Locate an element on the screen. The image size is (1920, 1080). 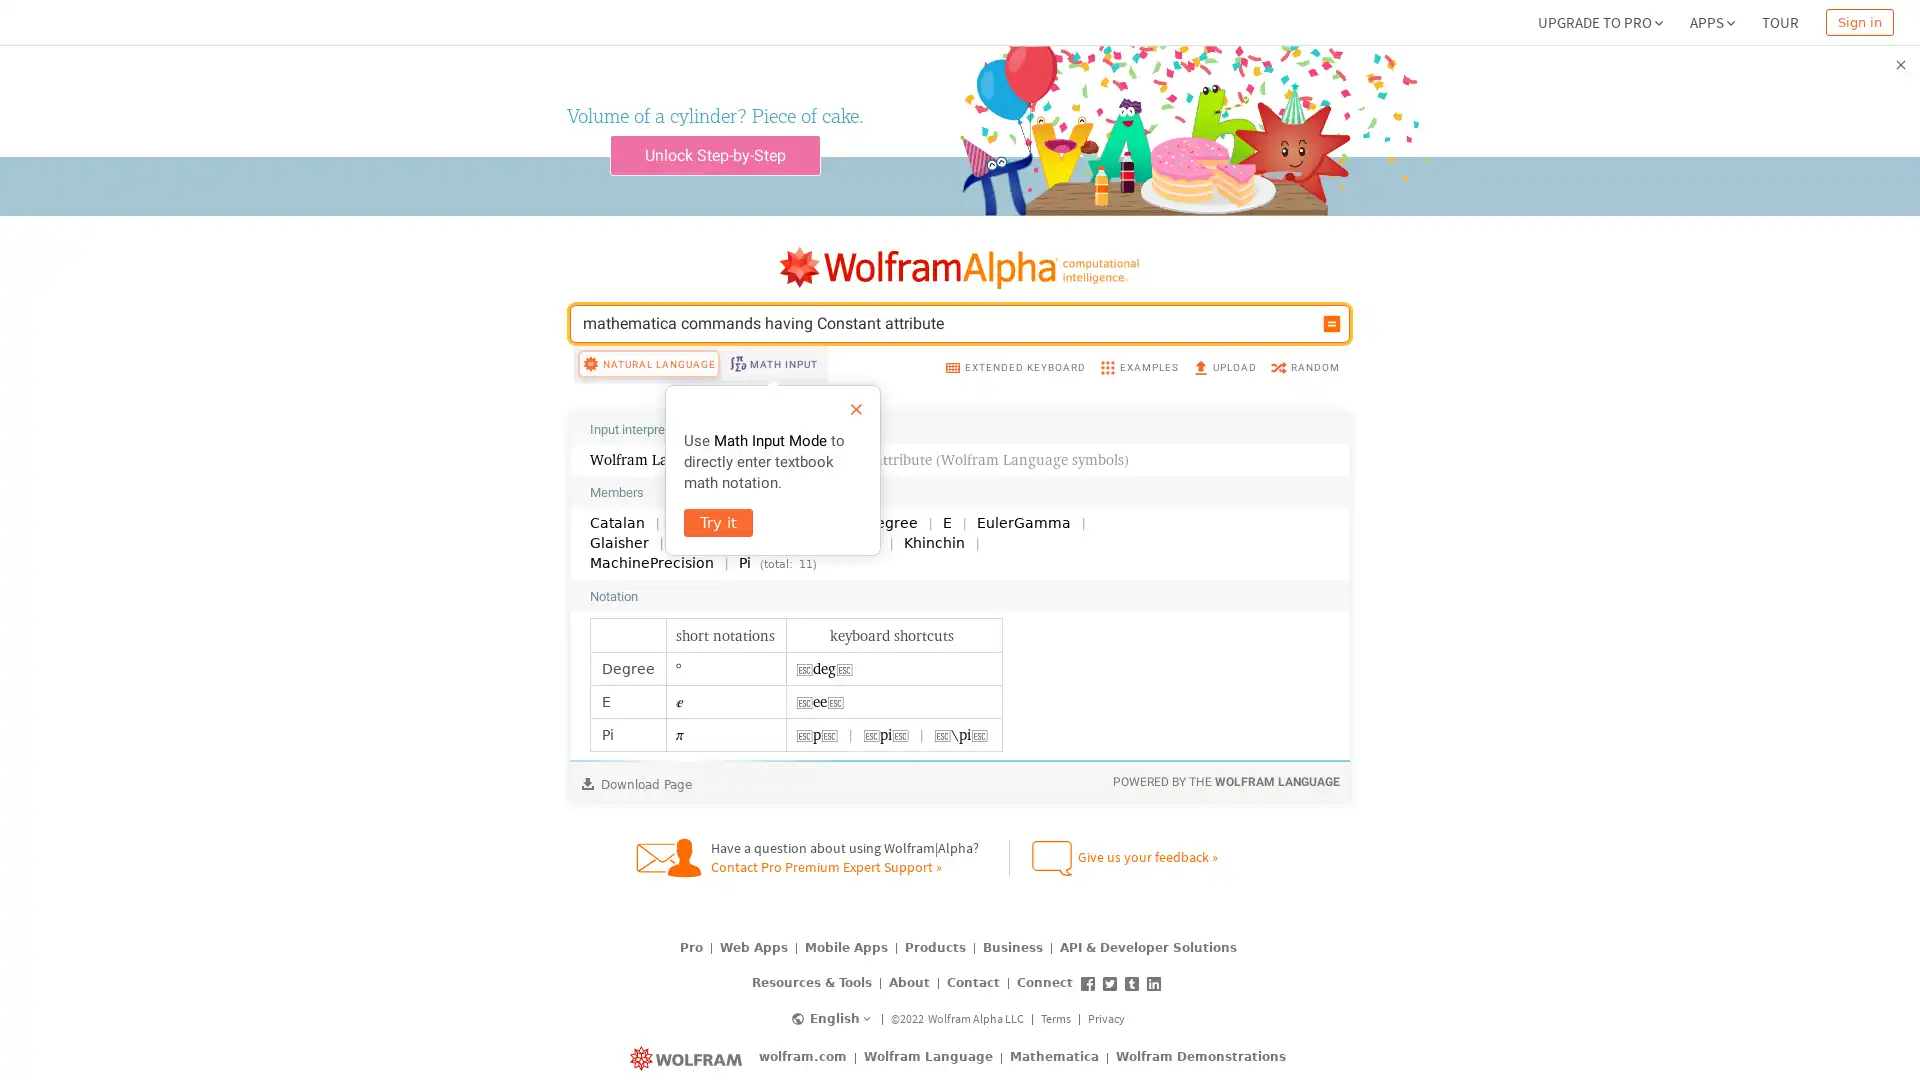
MATH INPUT is located at coordinates (771, 402).